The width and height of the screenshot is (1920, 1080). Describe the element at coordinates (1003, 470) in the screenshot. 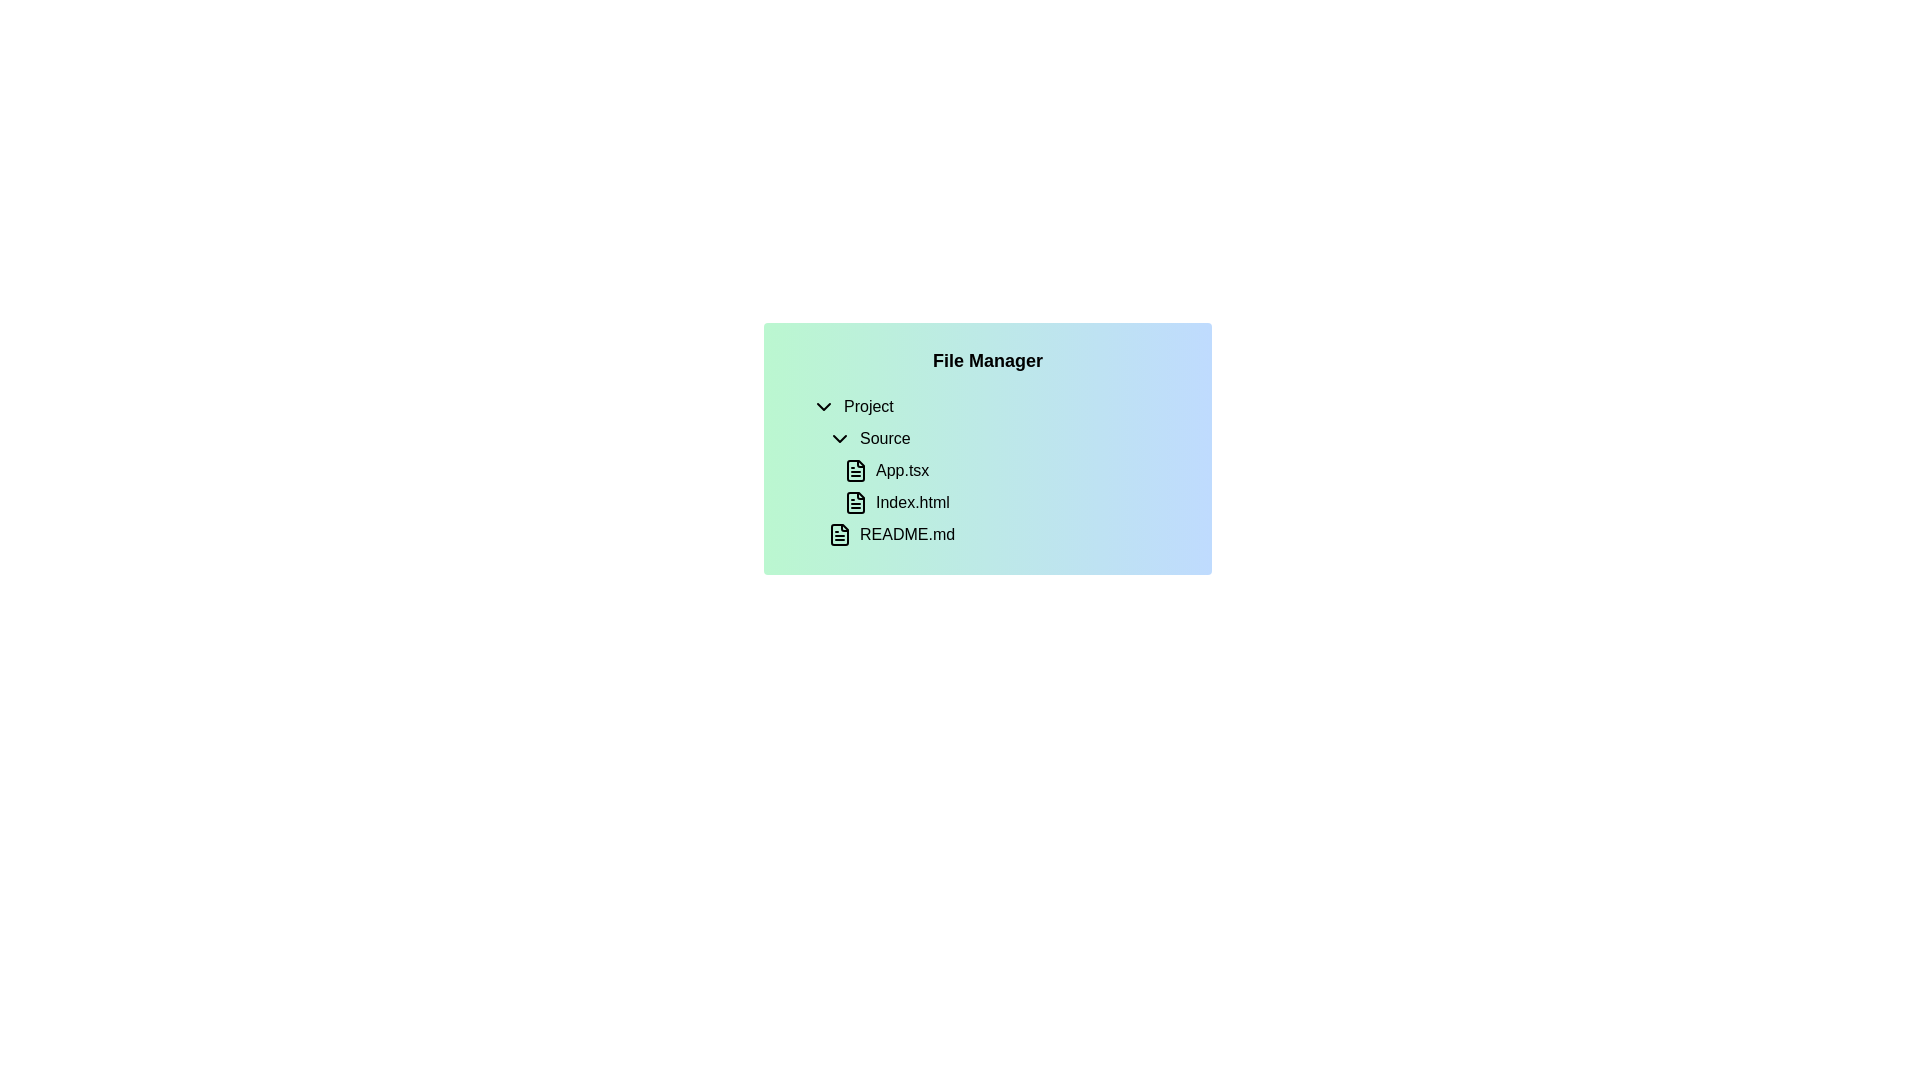

I see `the file entry labeled 'App.tsx' in the file manager located under the 'Source' section` at that location.